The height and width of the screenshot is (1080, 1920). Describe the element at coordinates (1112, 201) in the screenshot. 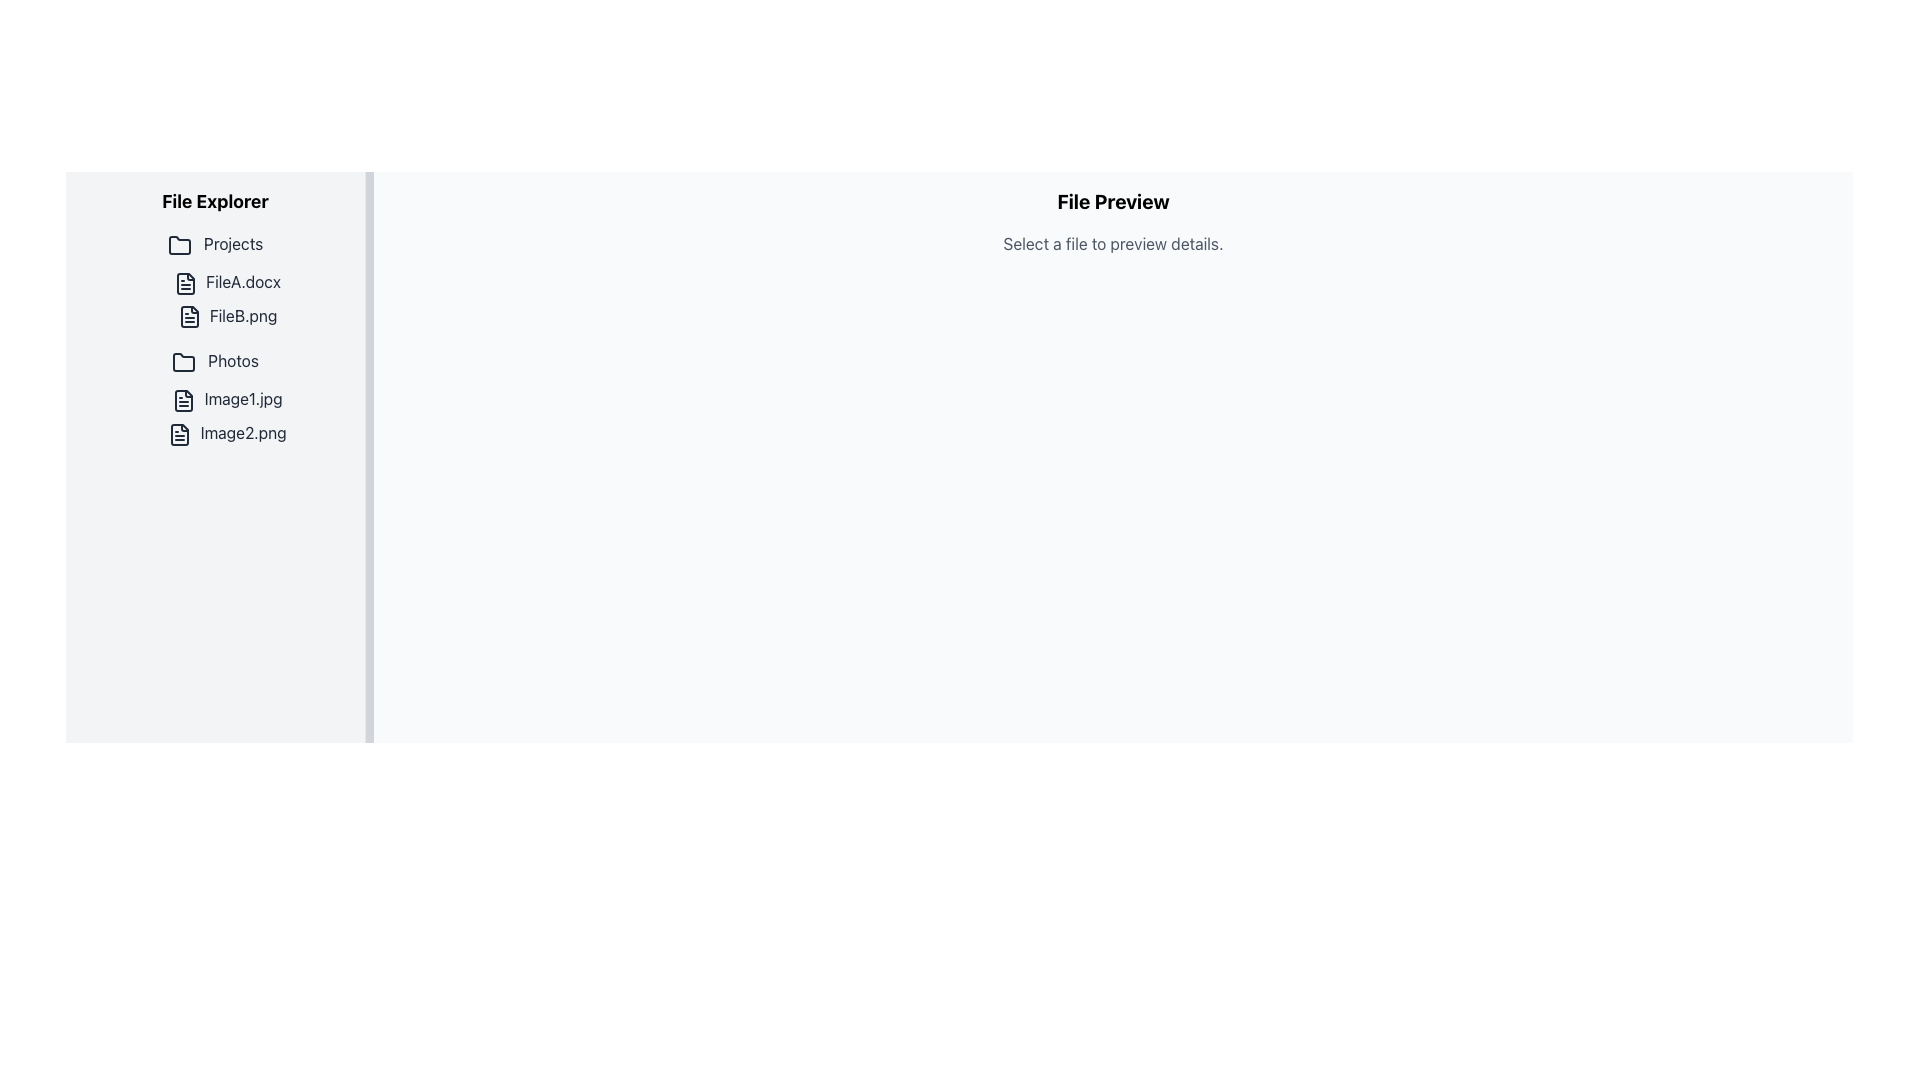

I see `heading element that displays 'File Preview', which is styled in bold and large font, positioned horizontally centered above the subordinate text` at that location.